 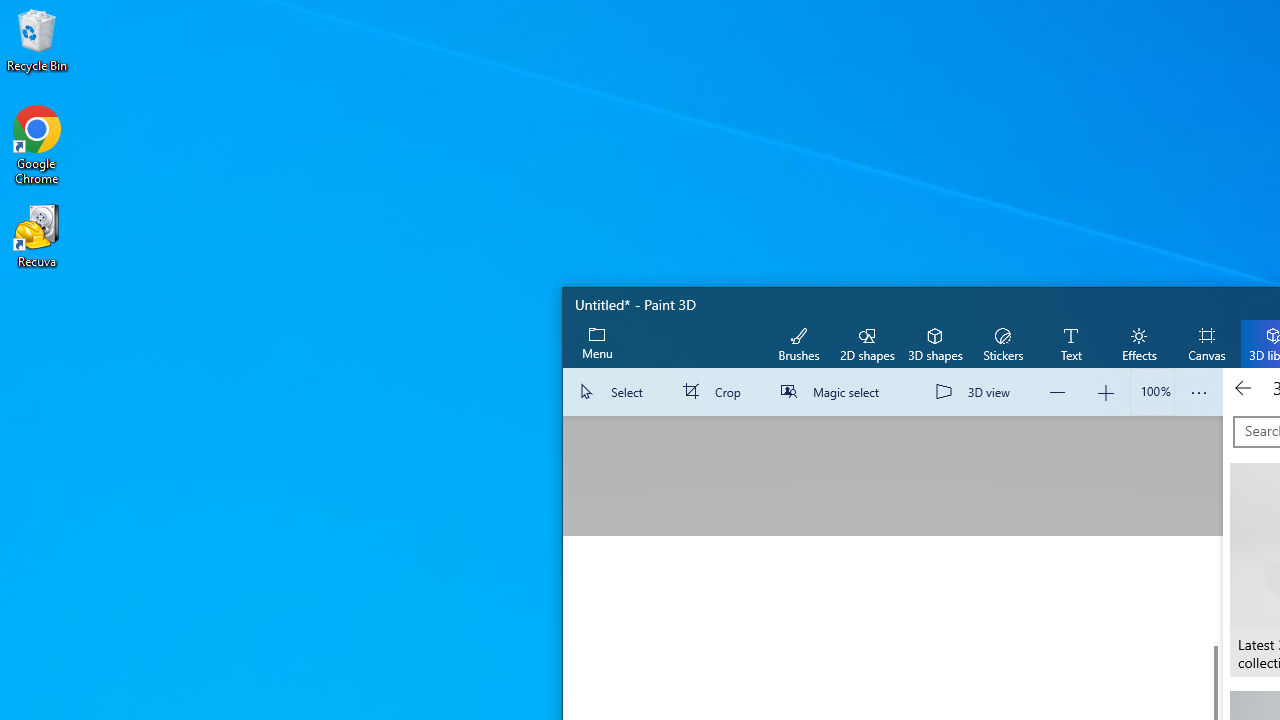 What do you see at coordinates (614, 392) in the screenshot?
I see `'Select'` at bounding box center [614, 392].